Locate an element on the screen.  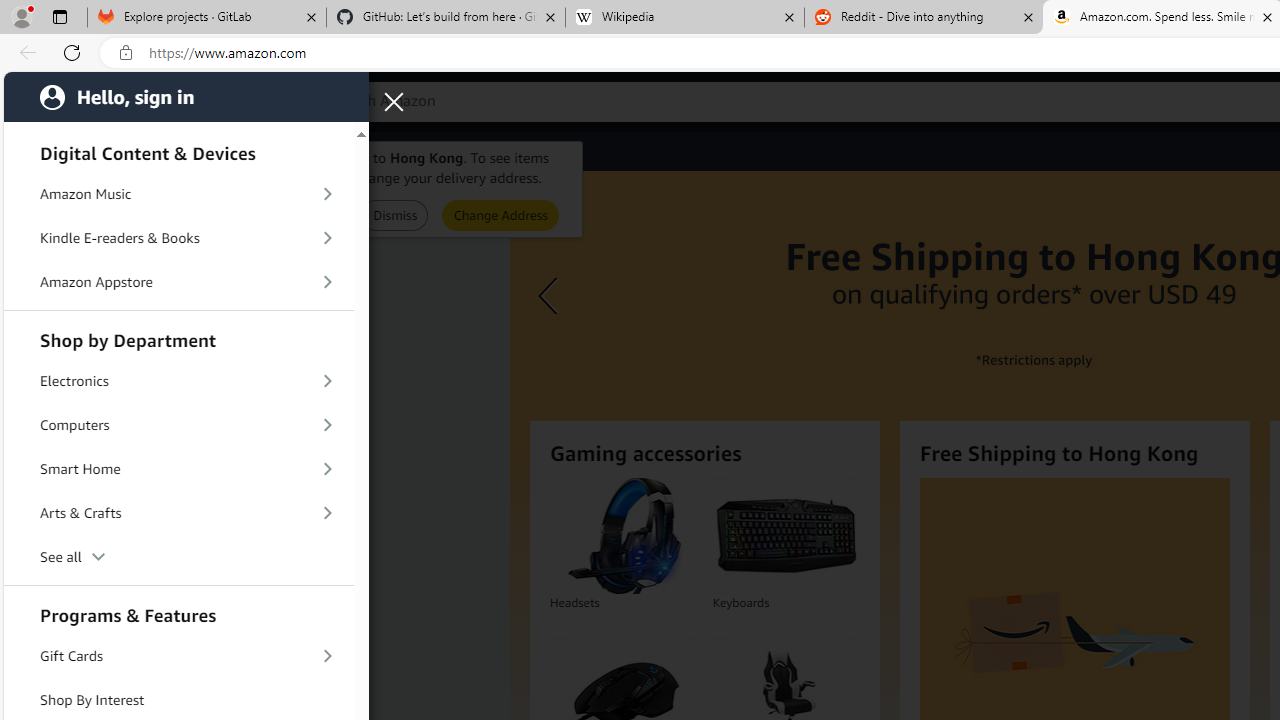
'Smart Home' is located at coordinates (179, 469).